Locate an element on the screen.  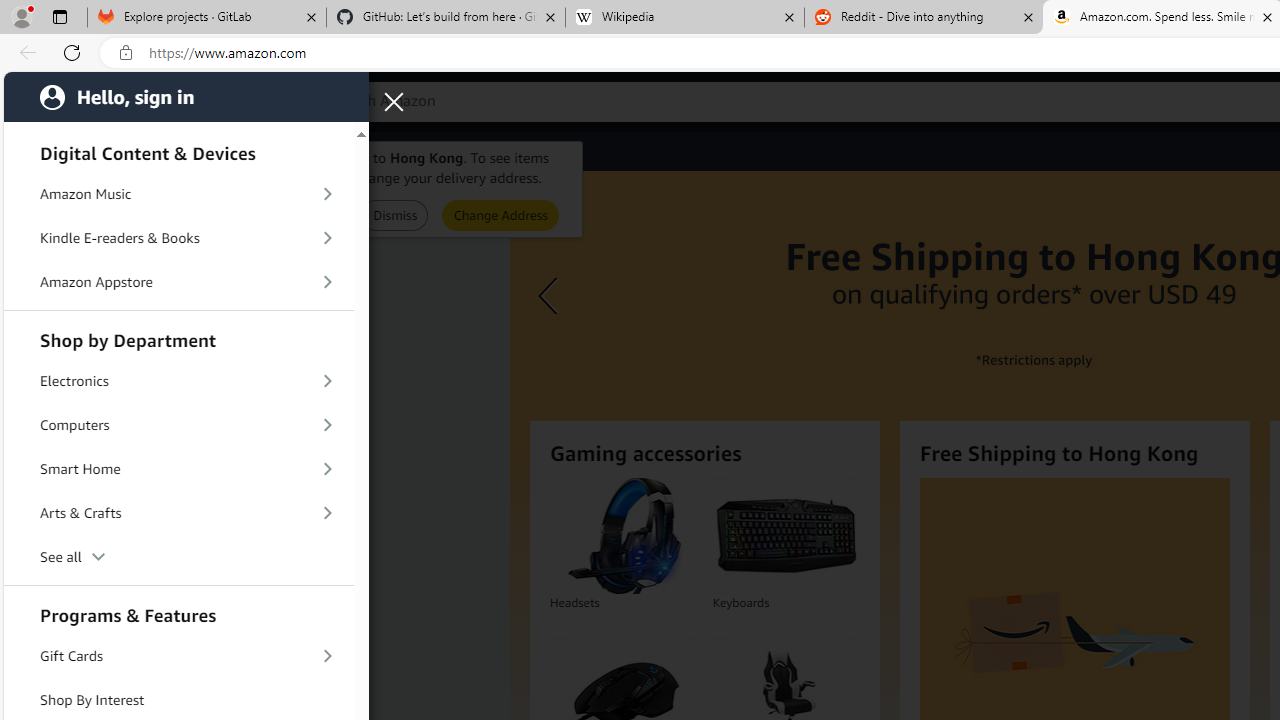
'Smart Home' is located at coordinates (179, 469).